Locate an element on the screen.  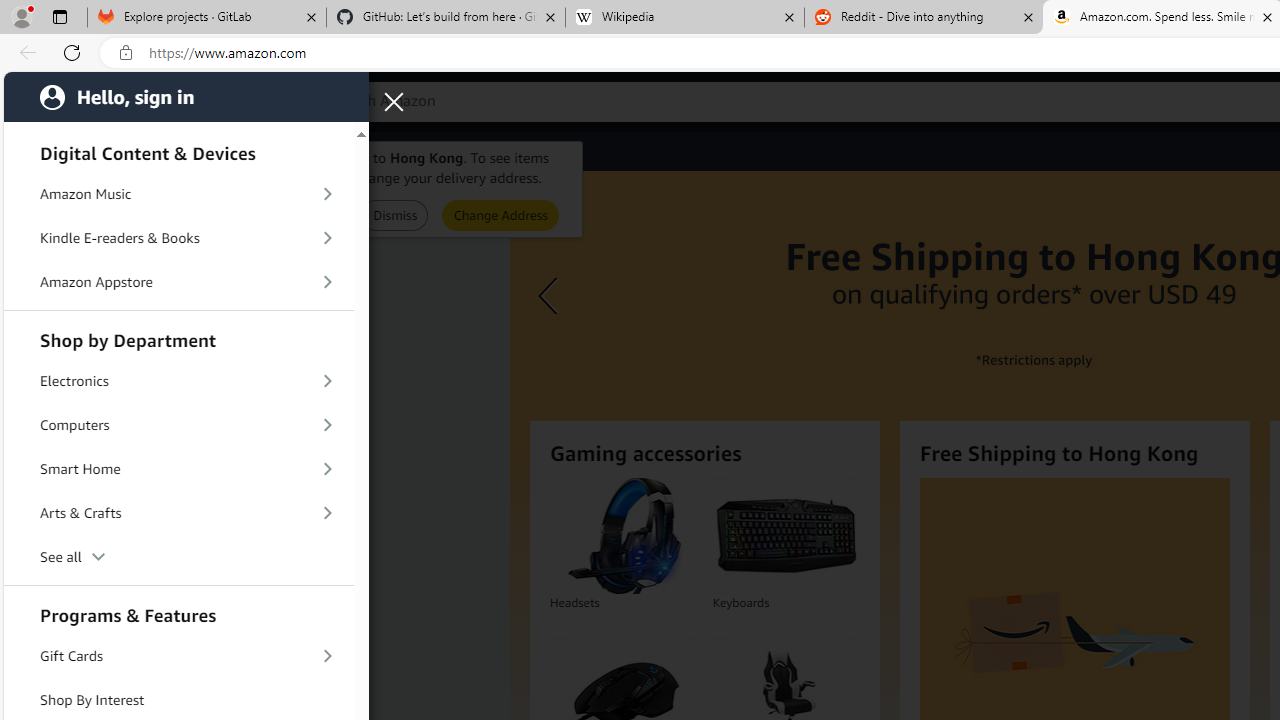
'Smart Home' is located at coordinates (179, 469).